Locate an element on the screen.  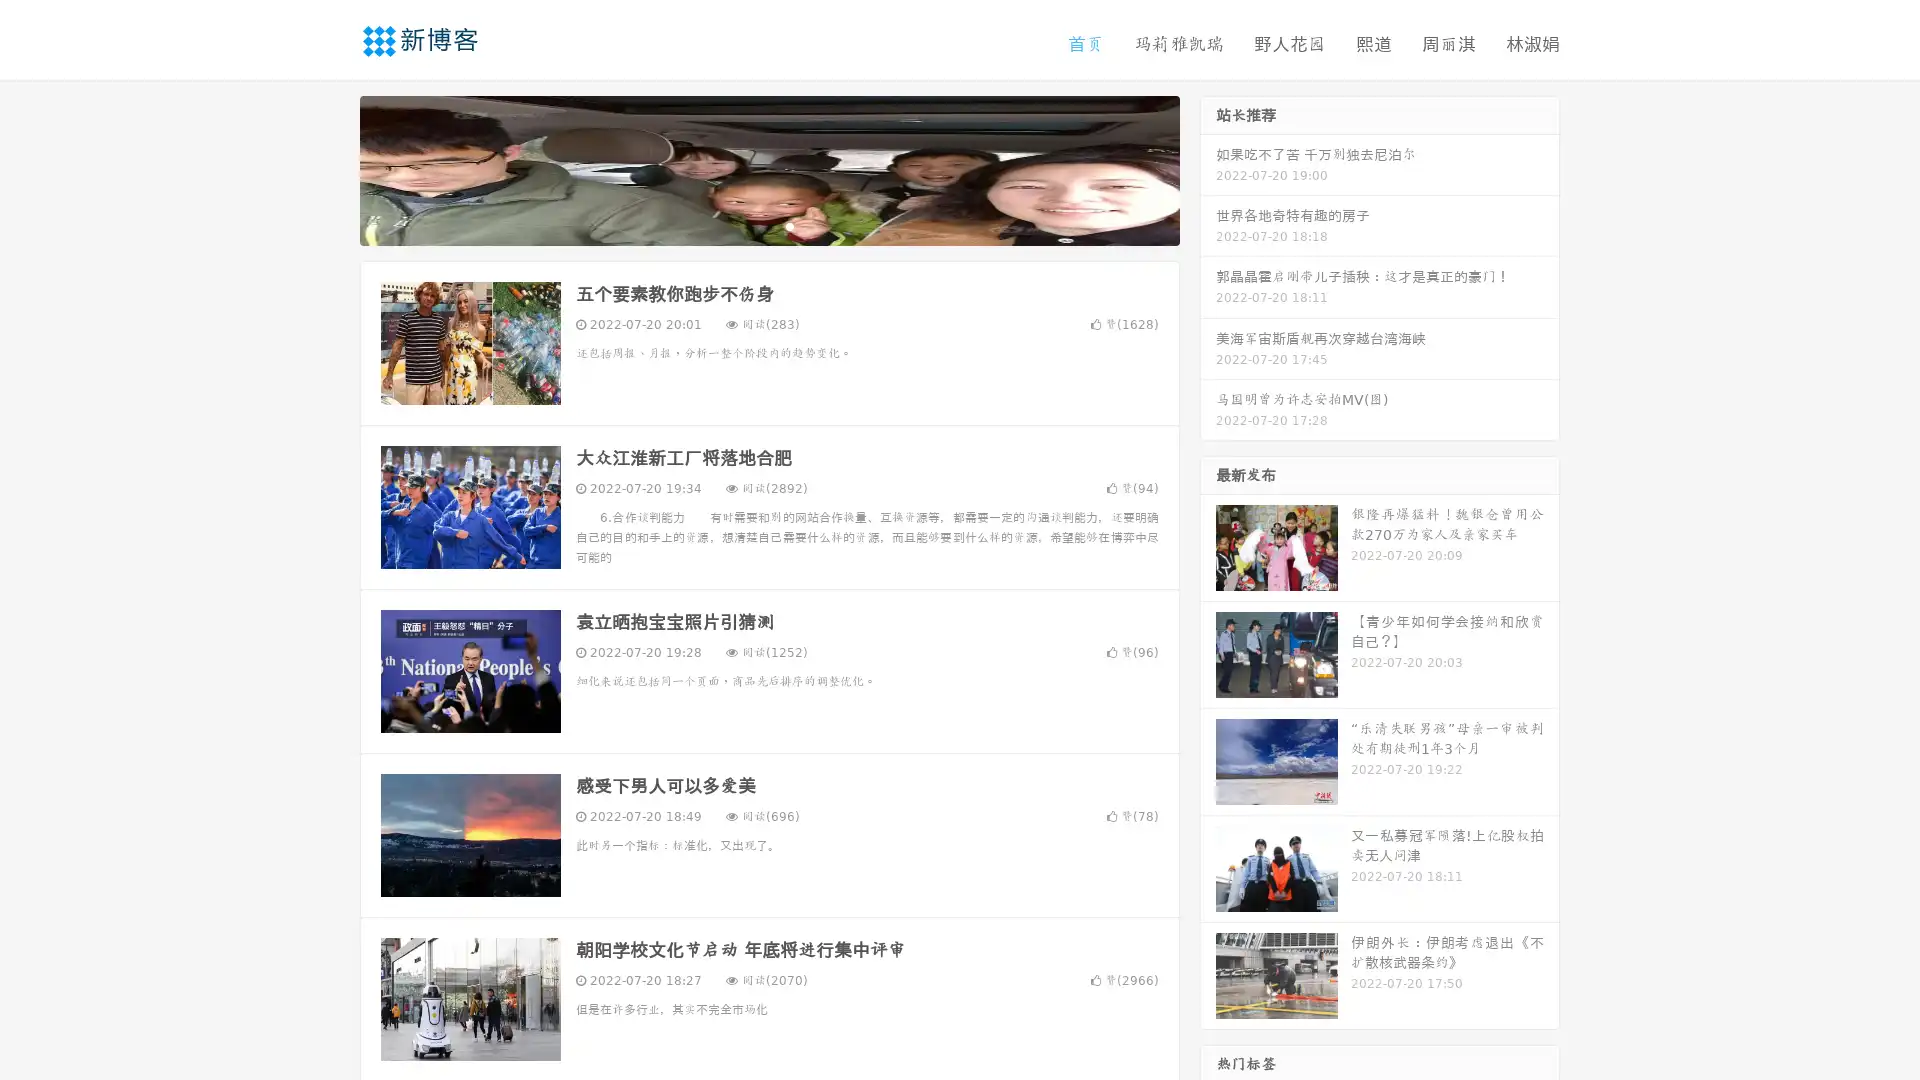
Previous slide is located at coordinates (330, 168).